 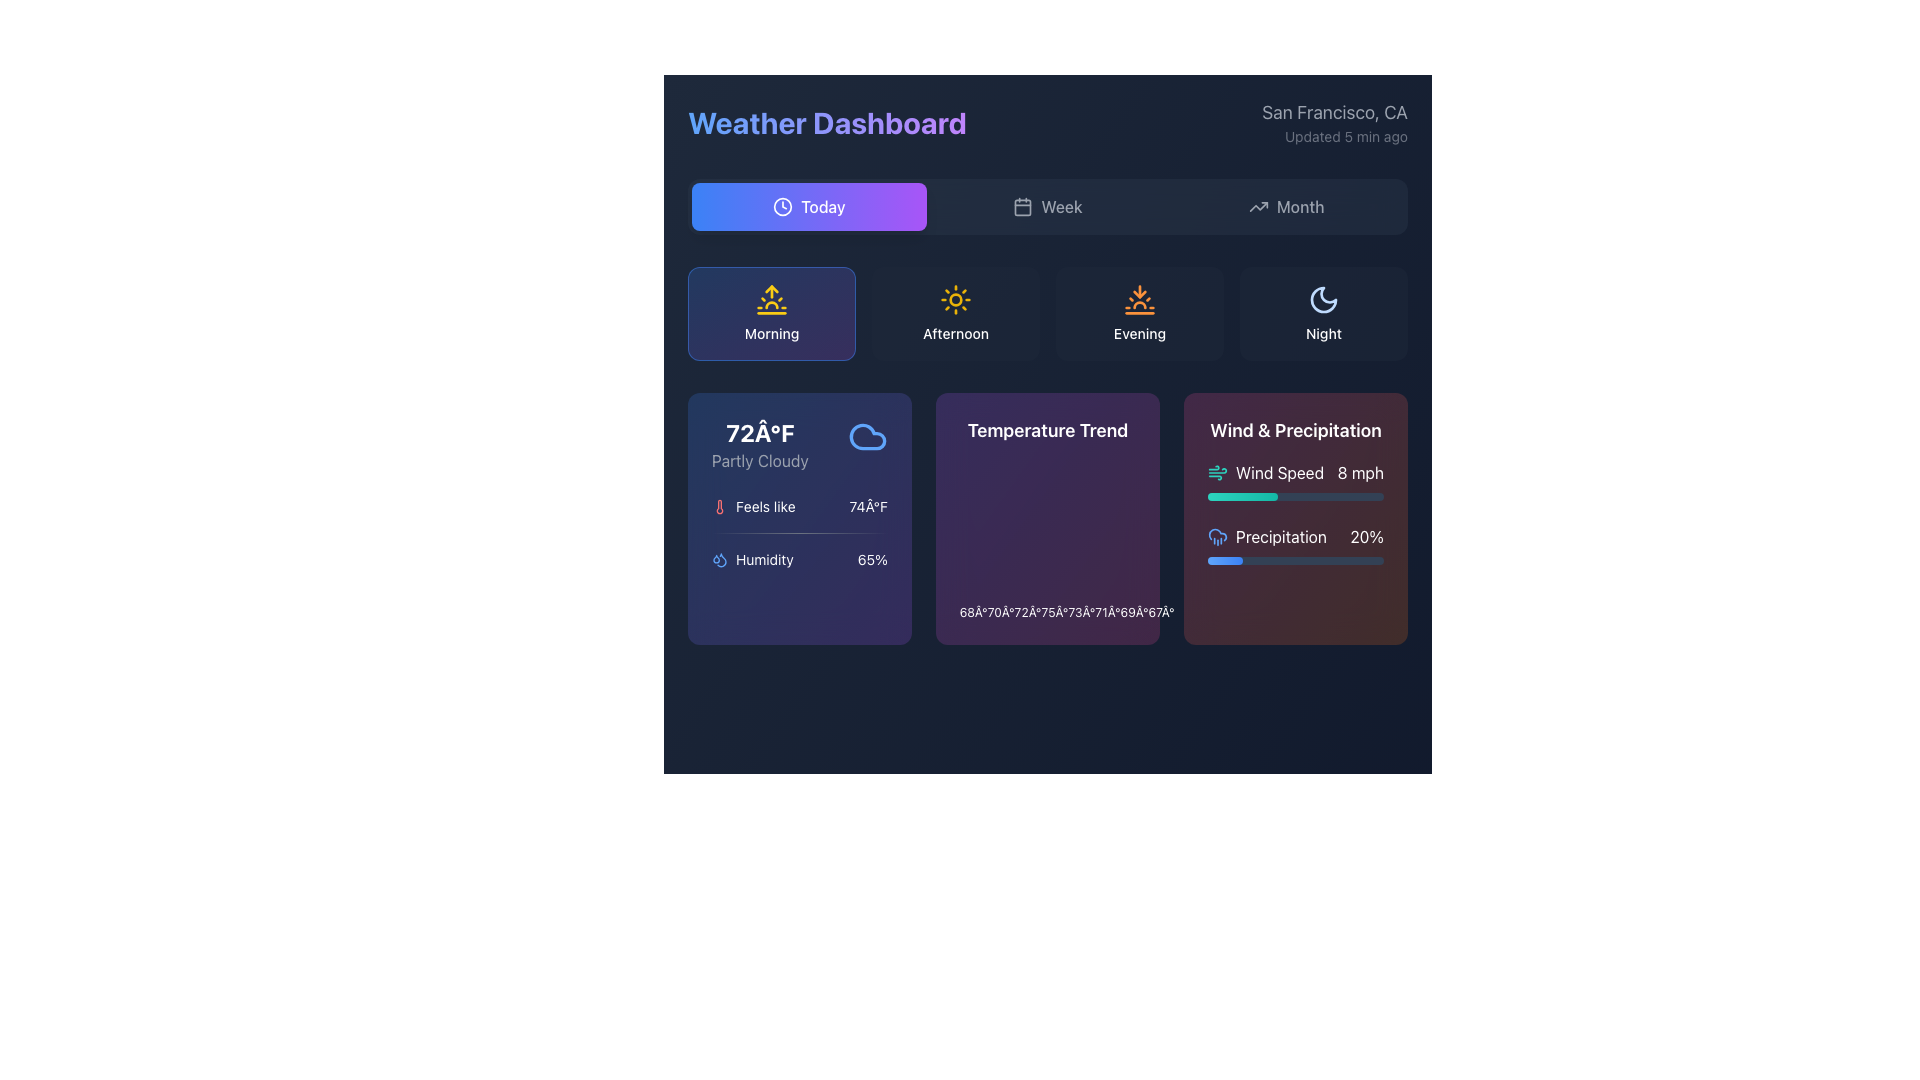 What do you see at coordinates (974, 612) in the screenshot?
I see `the temperature value label located in the bottom portion of the 'Temperature Trend' section, which represents a specific temperature value` at bounding box center [974, 612].